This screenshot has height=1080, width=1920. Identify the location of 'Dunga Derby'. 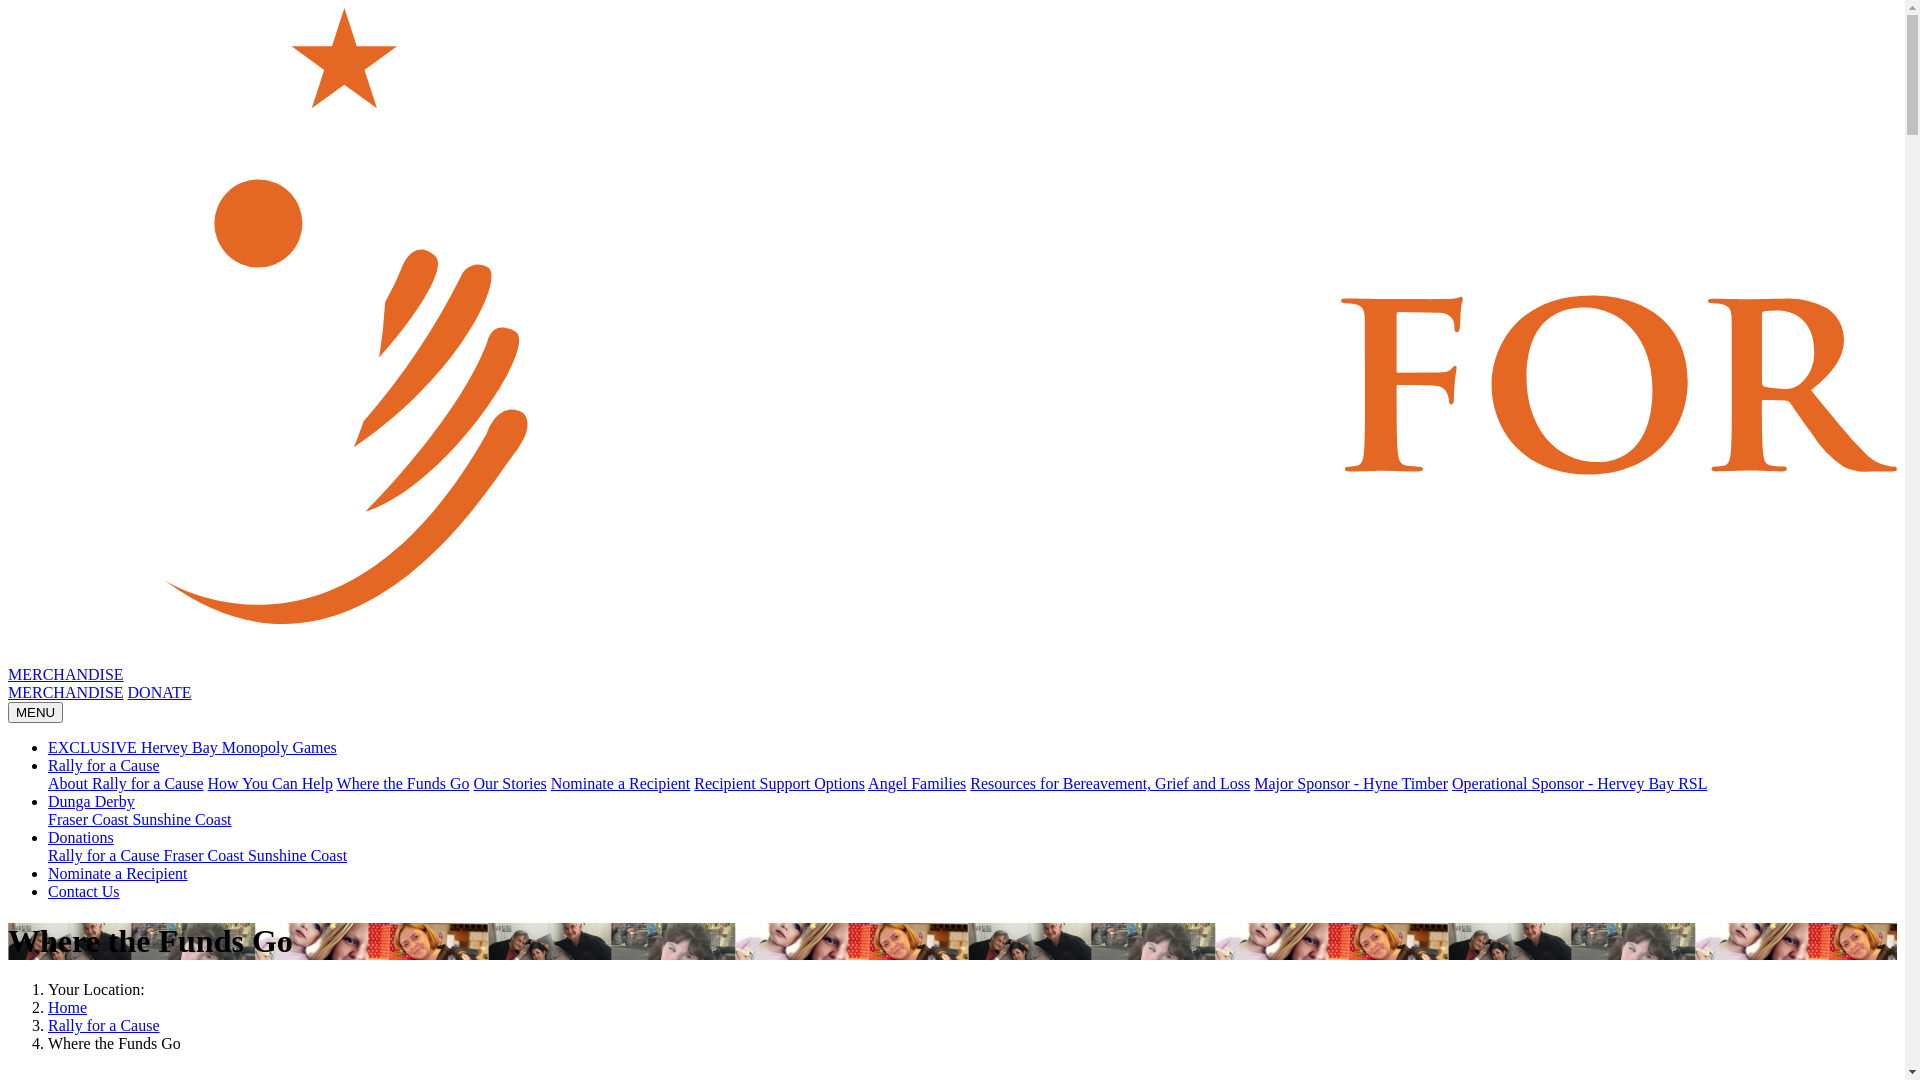
(90, 800).